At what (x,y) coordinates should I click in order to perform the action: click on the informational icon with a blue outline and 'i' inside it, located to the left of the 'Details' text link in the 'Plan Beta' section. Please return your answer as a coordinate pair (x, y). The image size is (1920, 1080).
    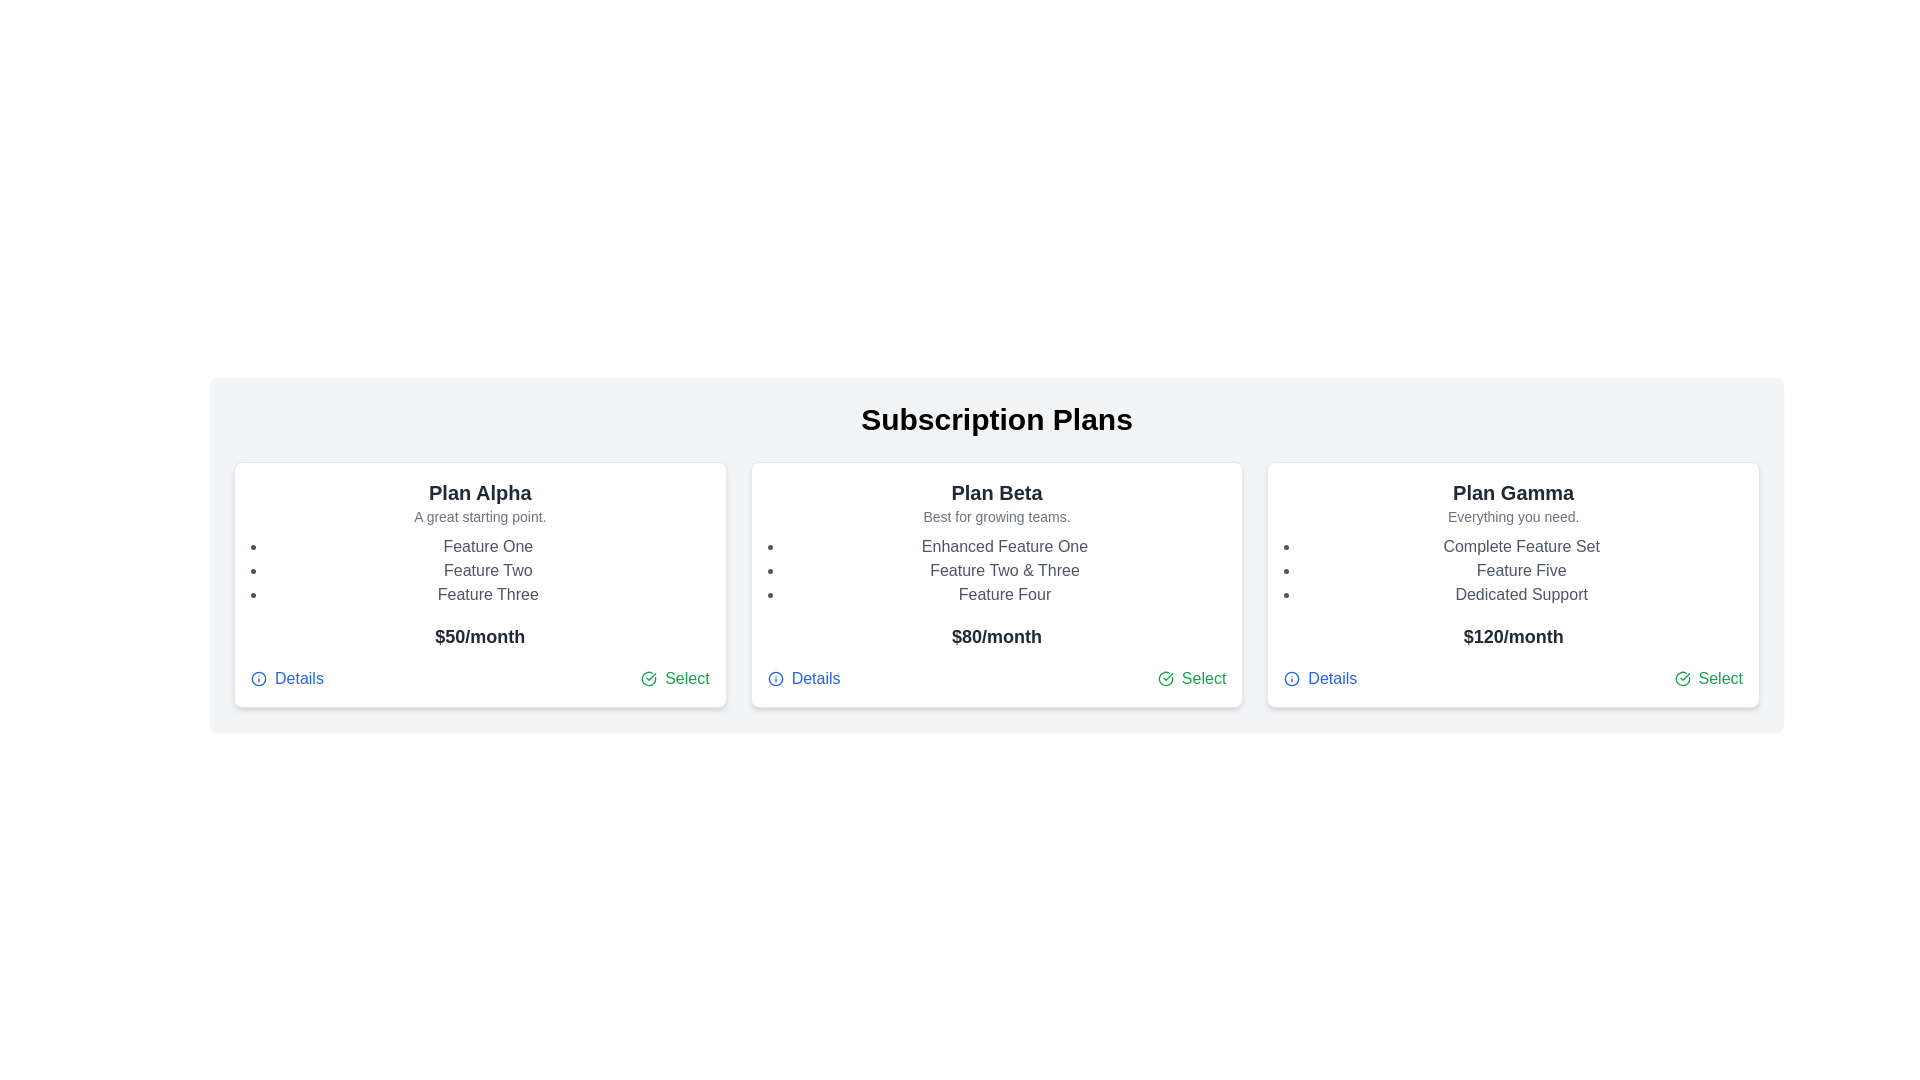
    Looking at the image, I should click on (774, 677).